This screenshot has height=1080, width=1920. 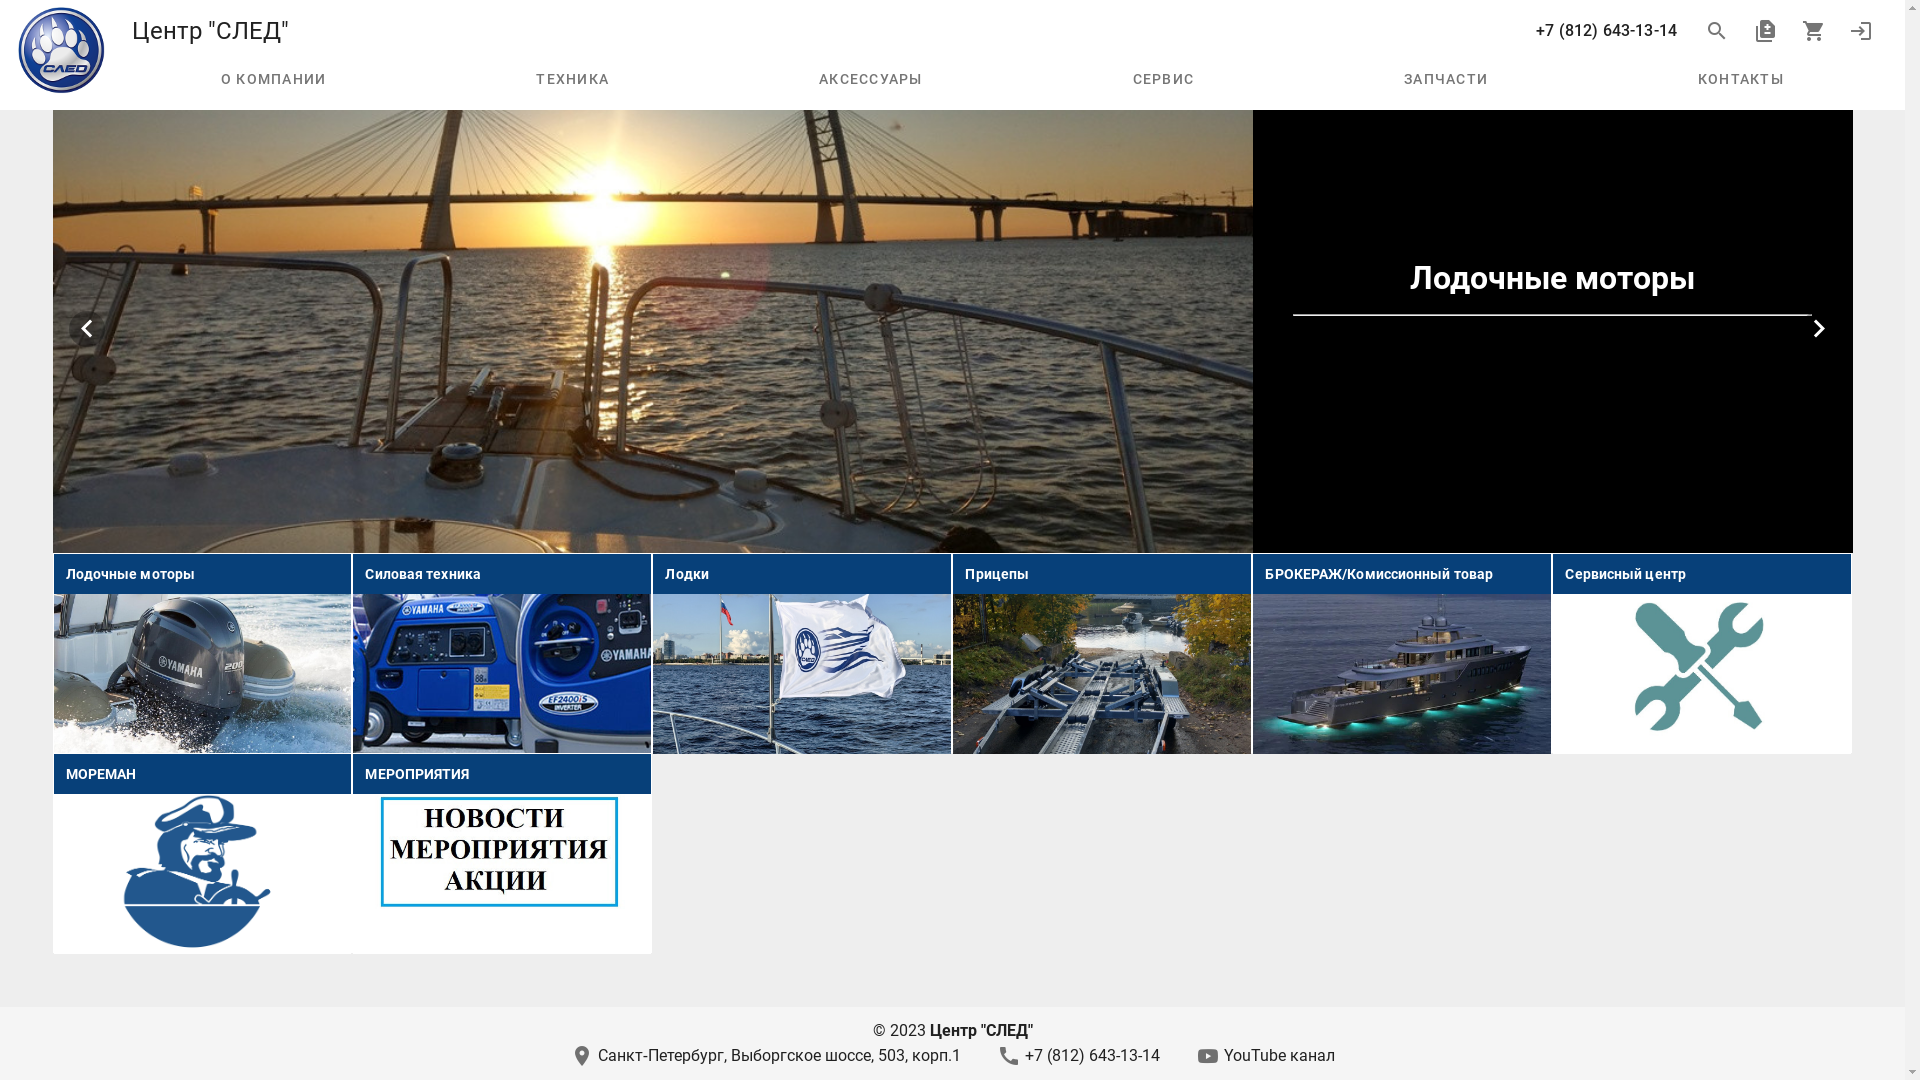 What do you see at coordinates (1716, 30) in the screenshot?
I see `'search'` at bounding box center [1716, 30].